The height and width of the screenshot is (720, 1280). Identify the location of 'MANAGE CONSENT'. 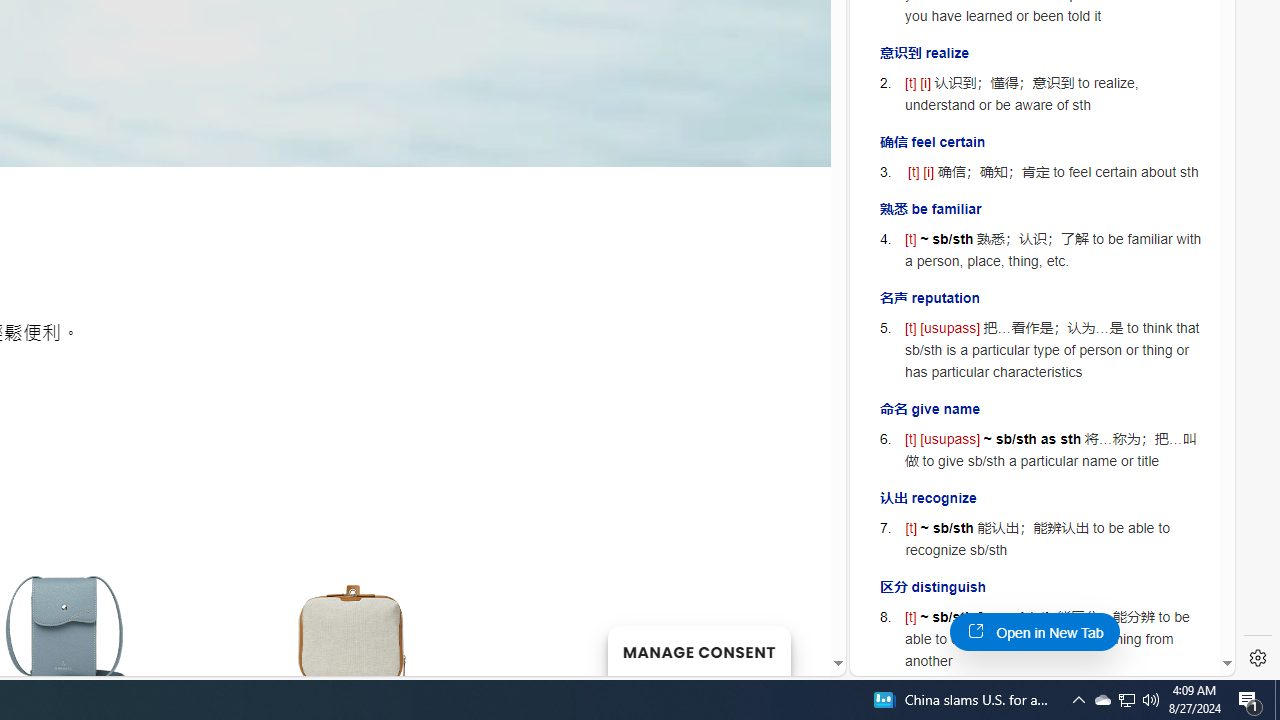
(698, 650).